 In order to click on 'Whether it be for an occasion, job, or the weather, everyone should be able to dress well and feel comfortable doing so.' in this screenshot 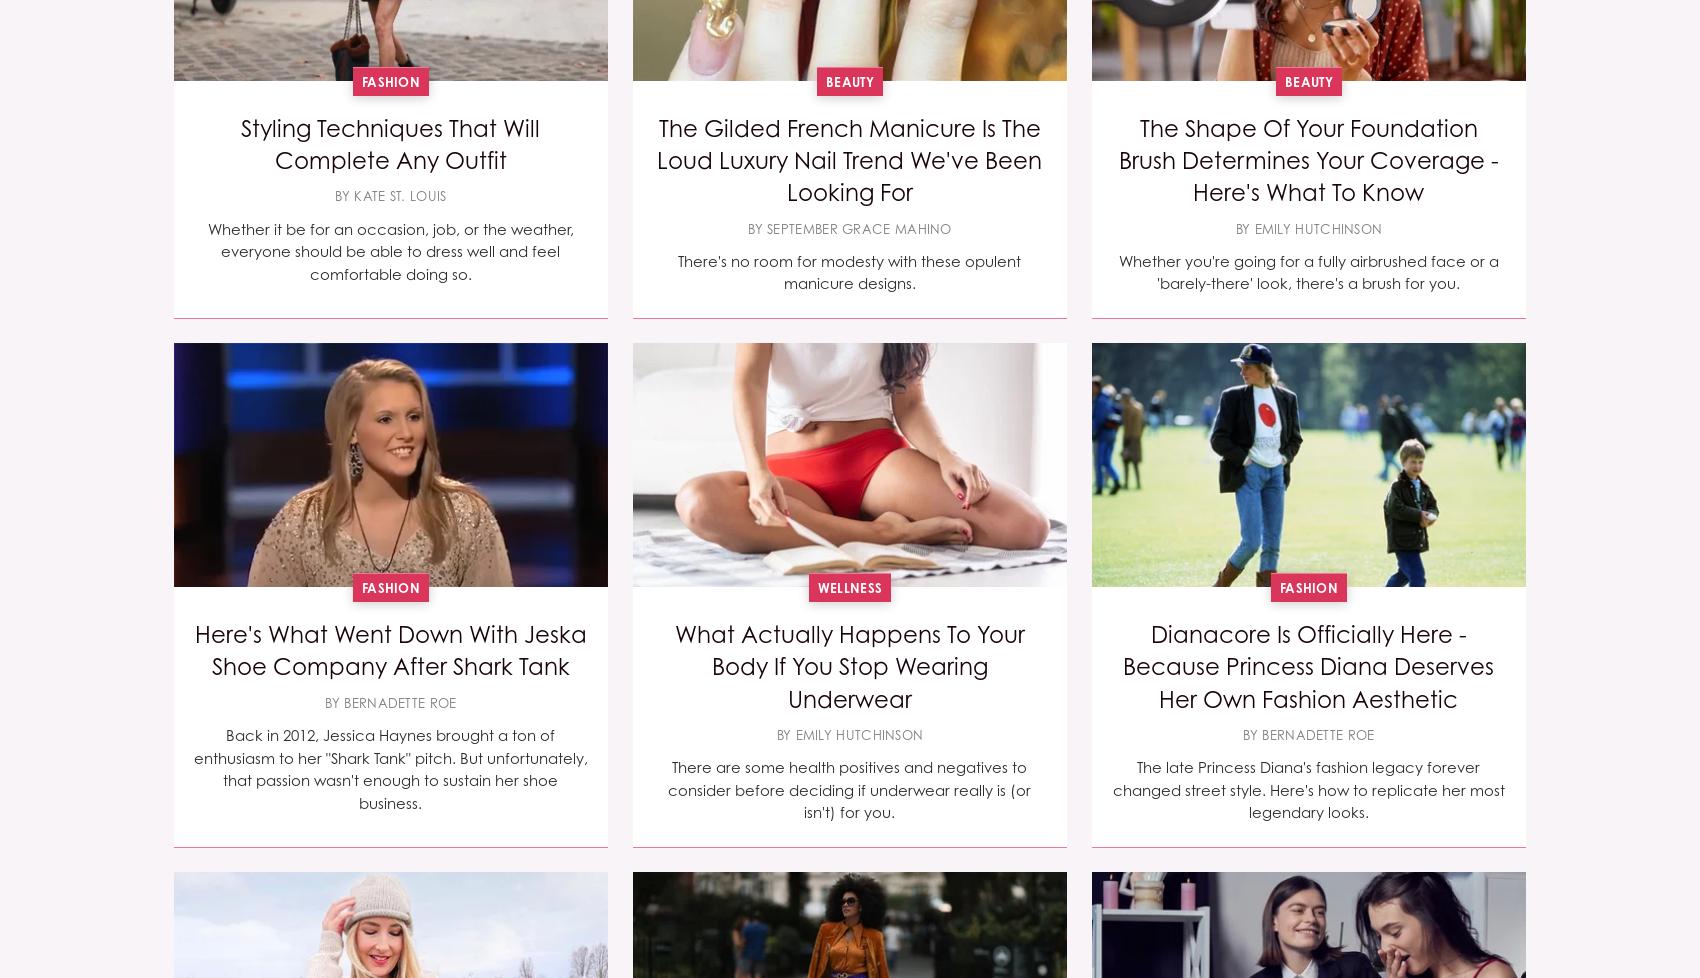, I will do `click(388, 249)`.